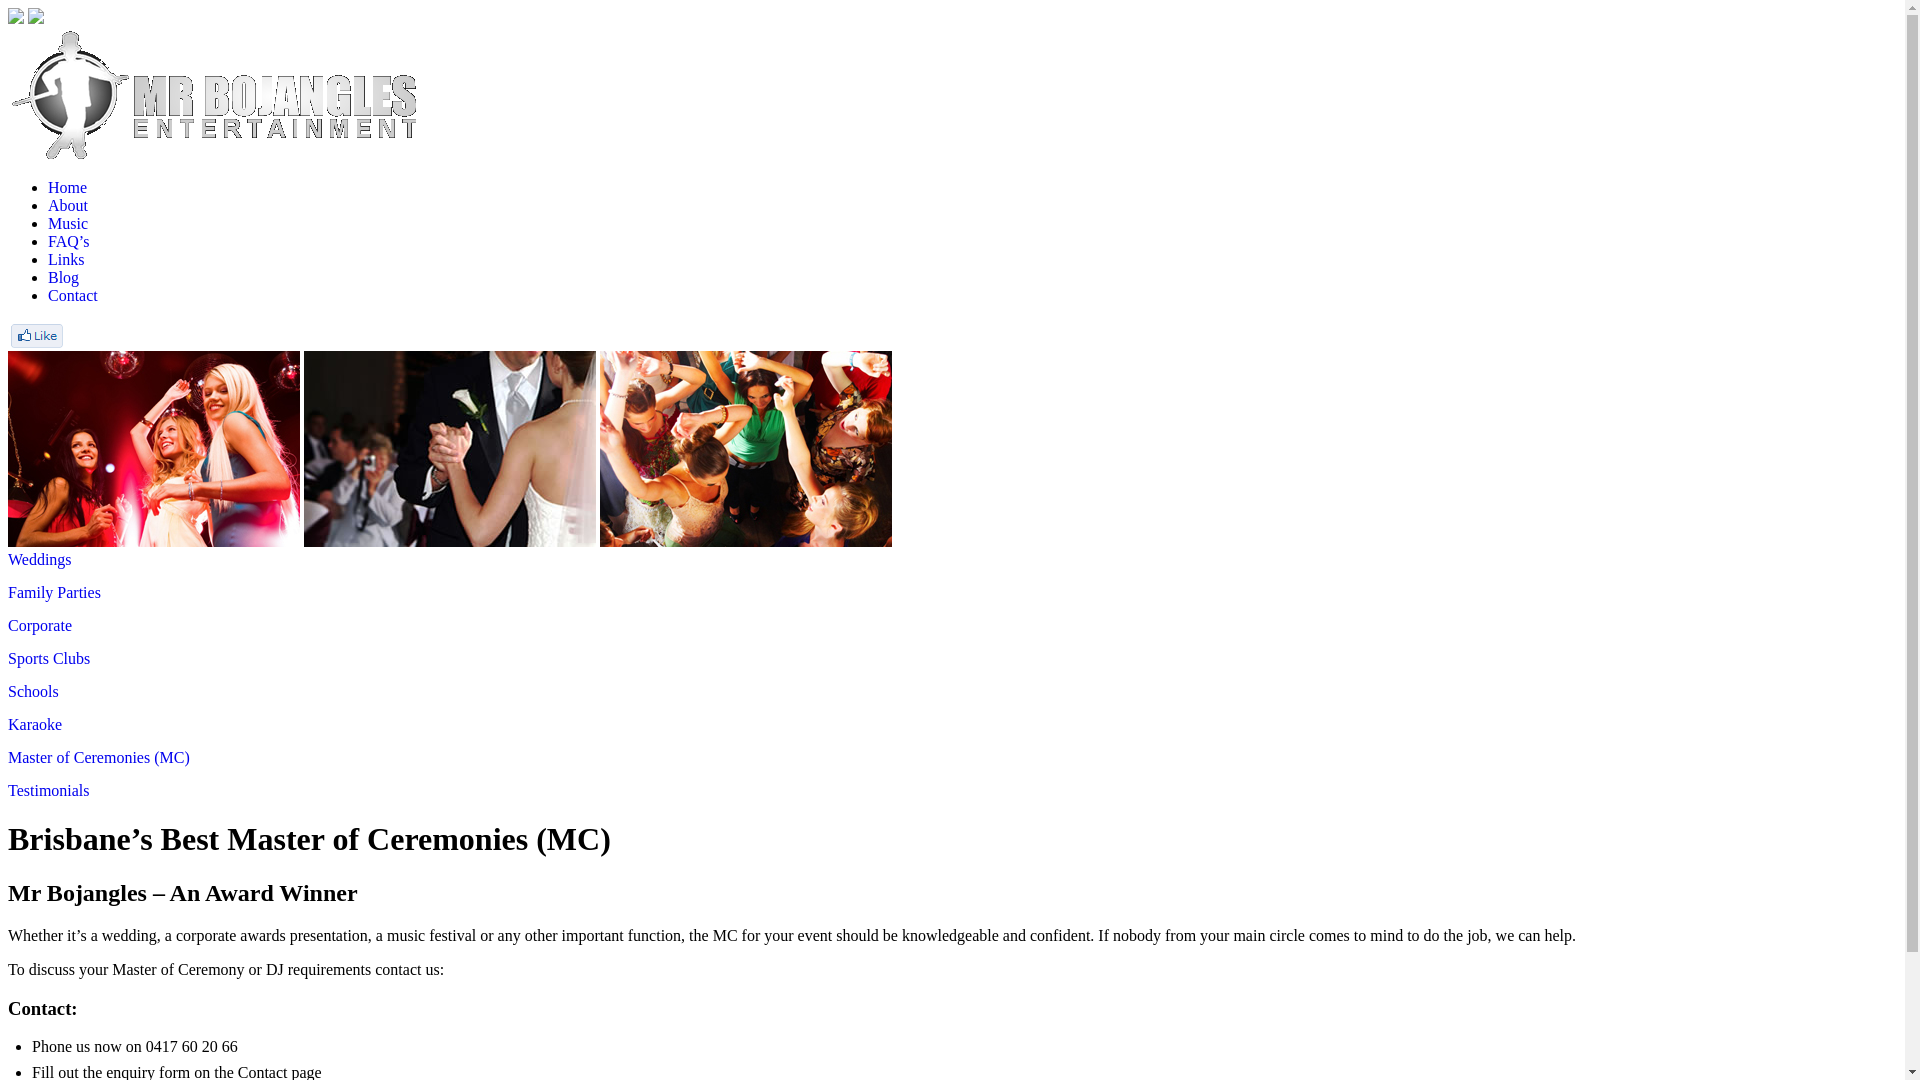 This screenshot has width=1920, height=1080. What do you see at coordinates (48, 789) in the screenshot?
I see `'Testimonials'` at bounding box center [48, 789].